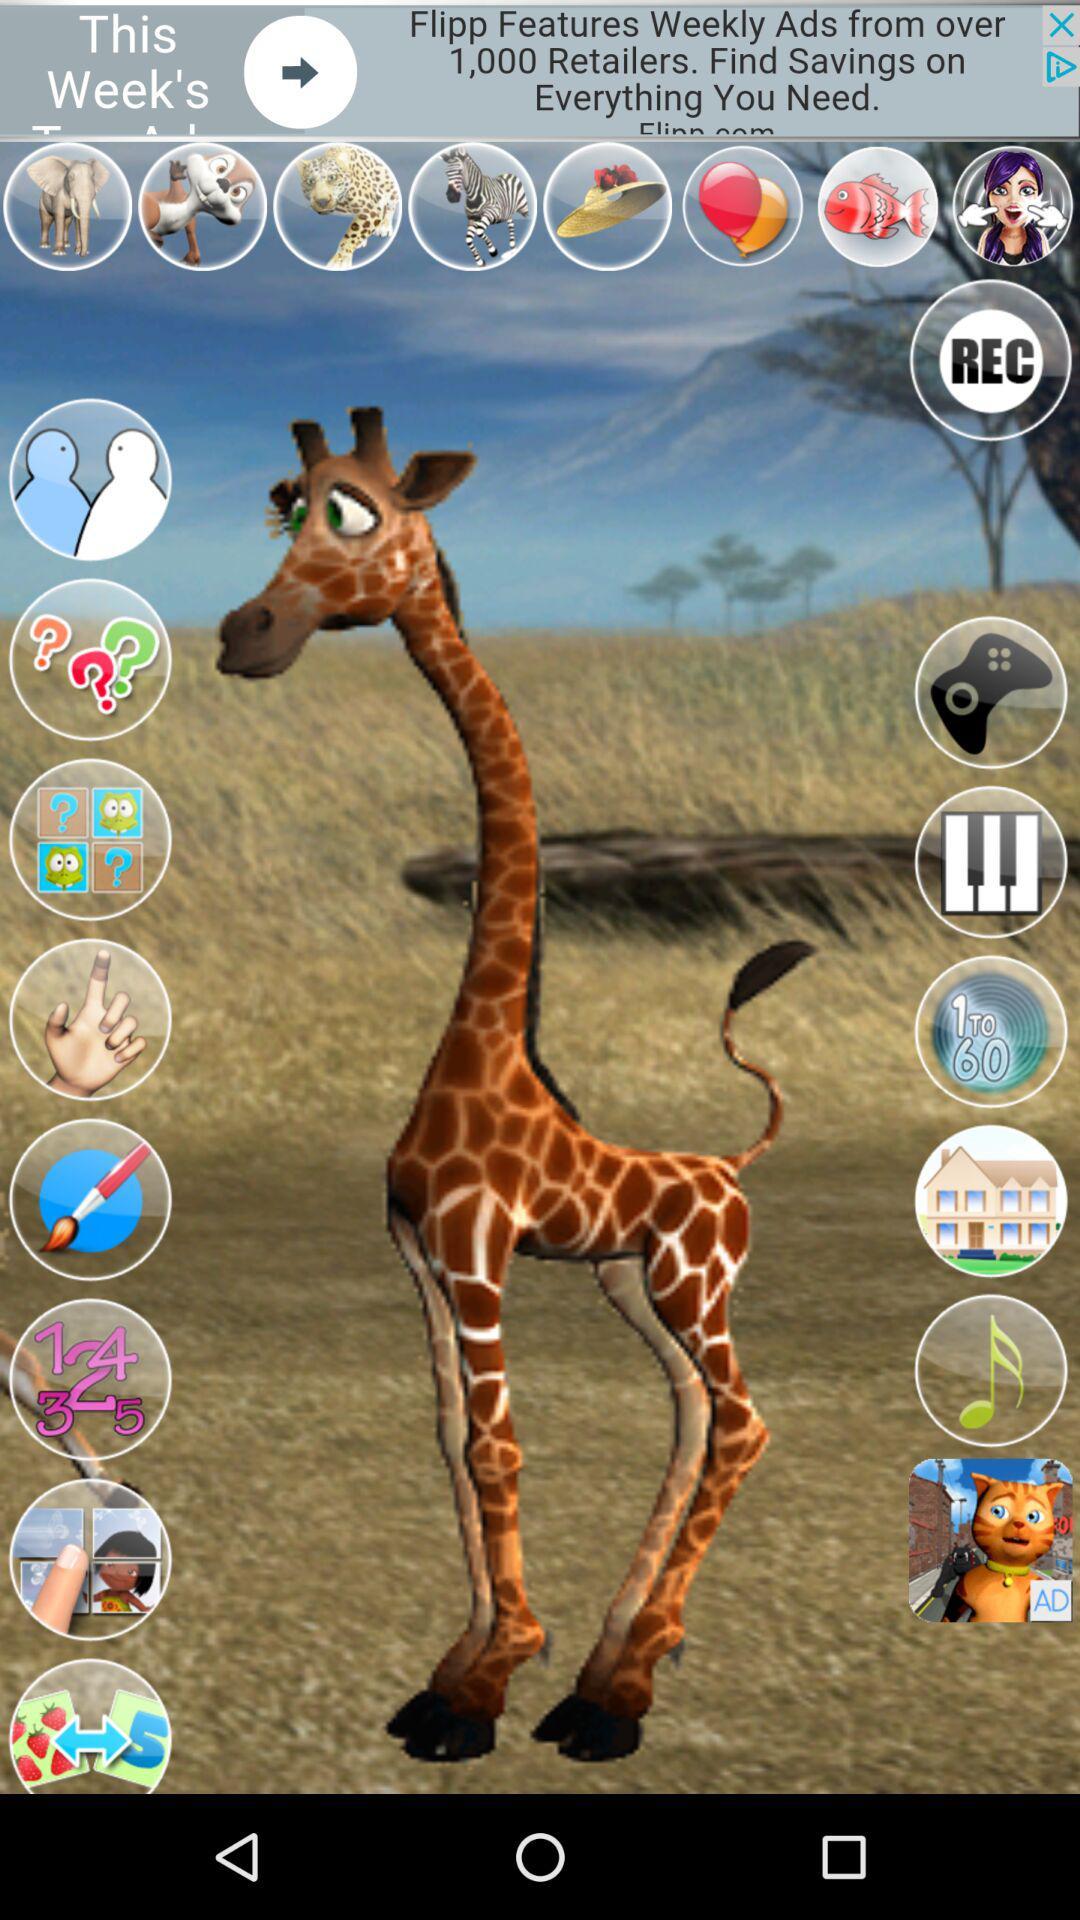 Image resolution: width=1080 pixels, height=1920 pixels. I want to click on the location_crosshair icon, so click(990, 740).